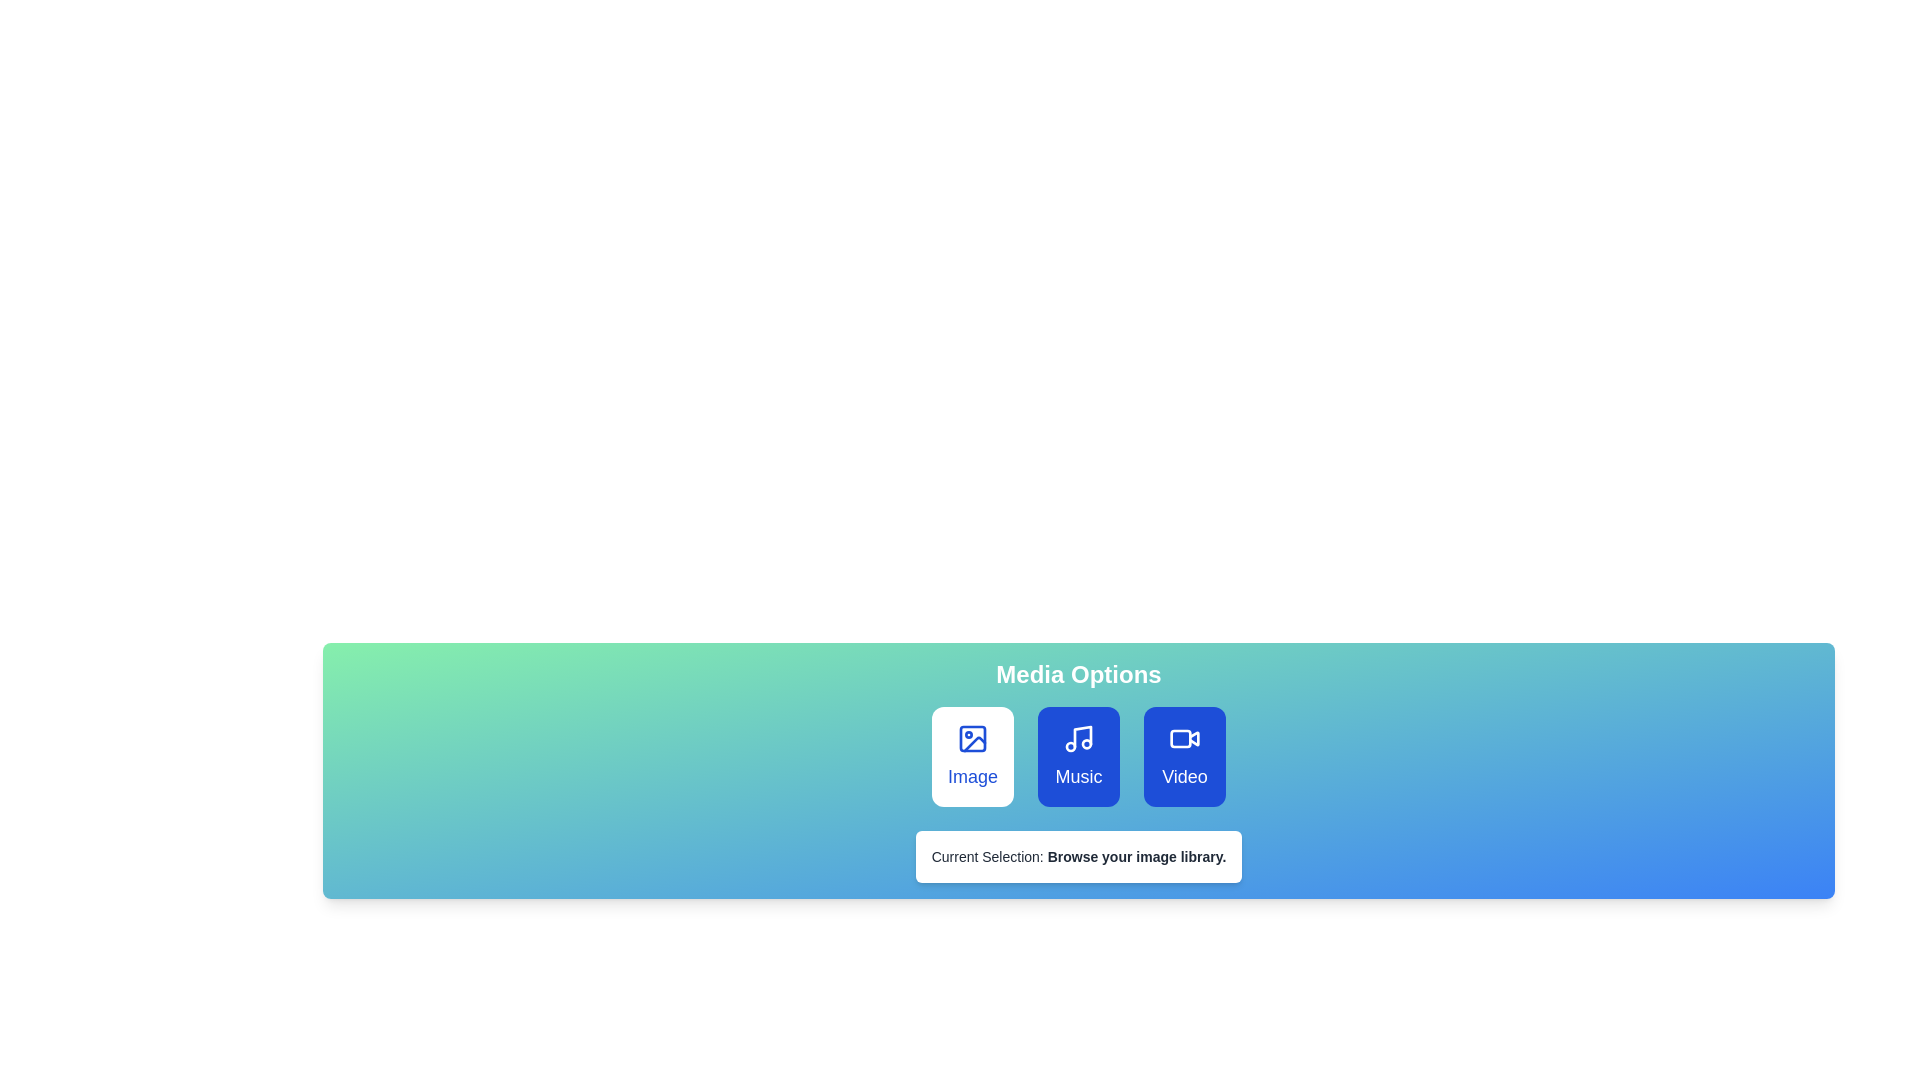  I want to click on the blue square button labeled 'Music' with a musical note icon, so click(1078, 756).